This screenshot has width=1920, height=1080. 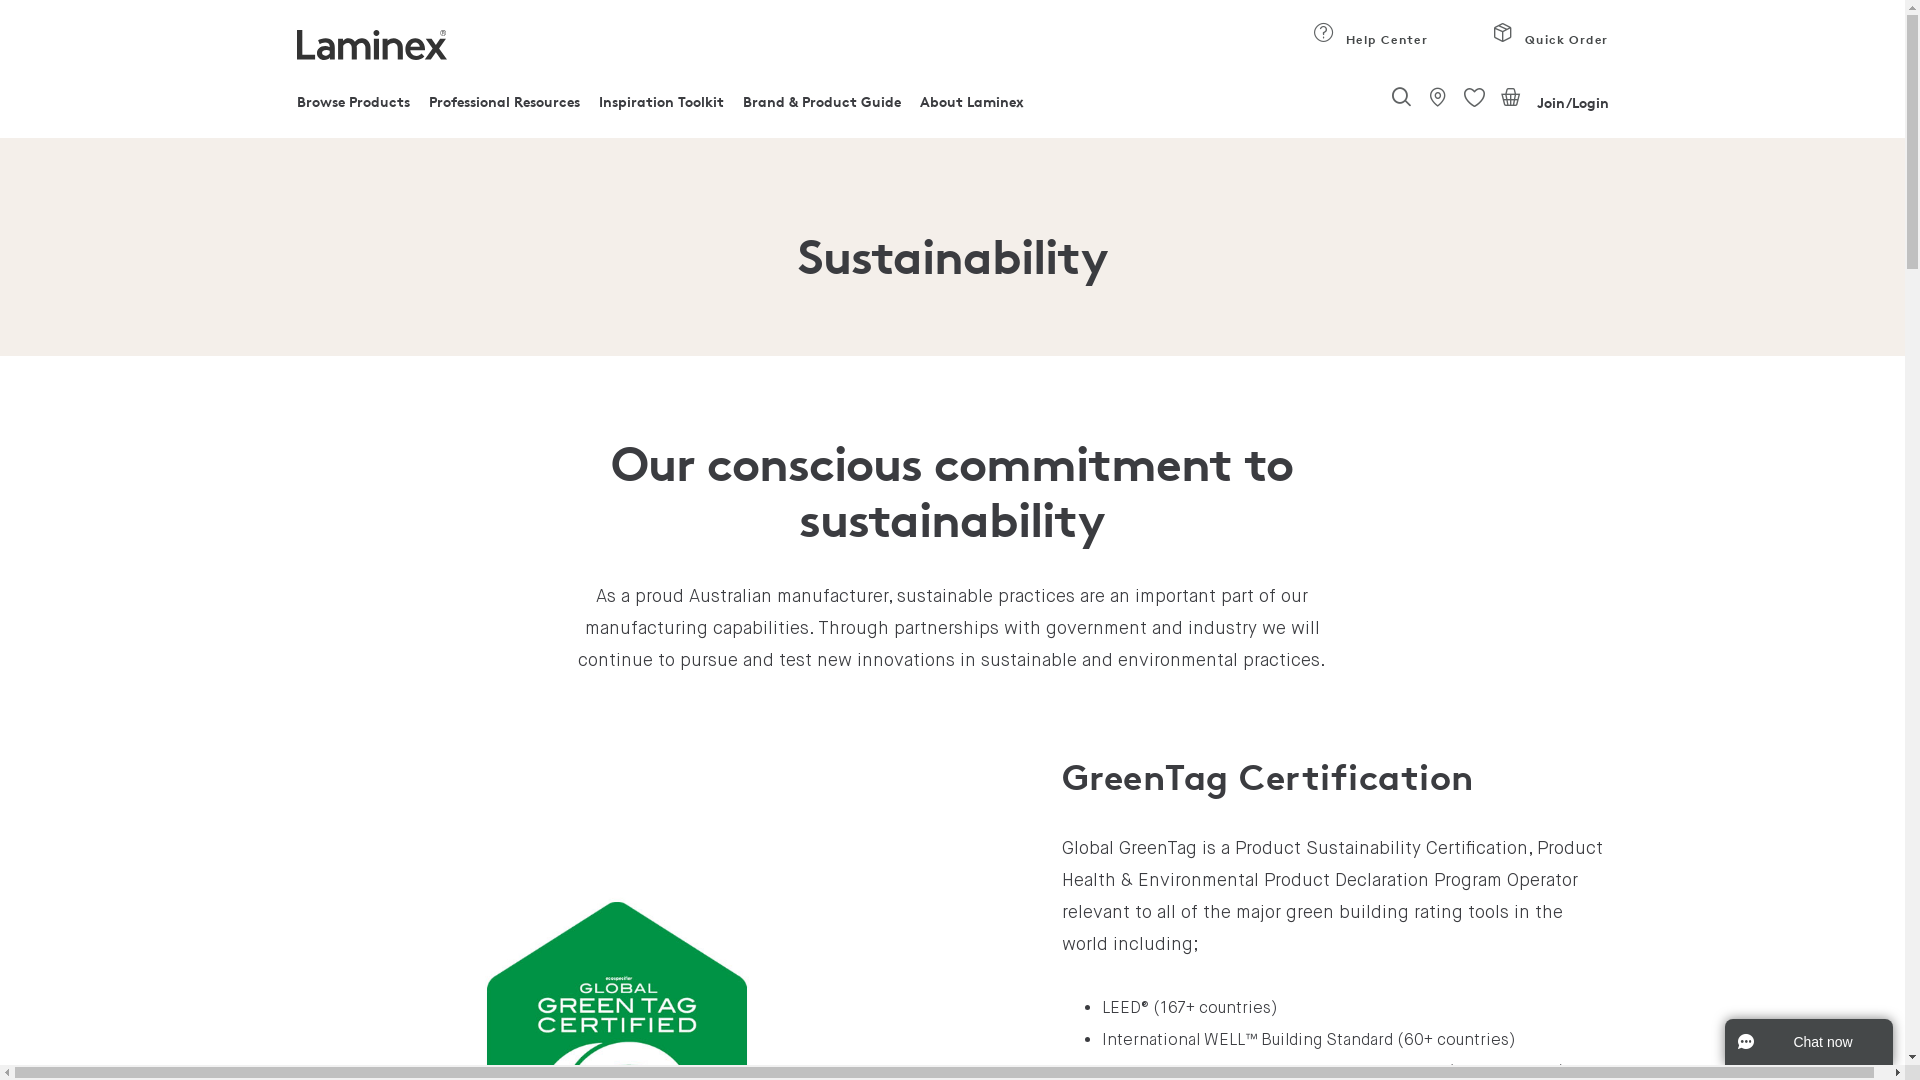 I want to click on 'Browse Products', so click(x=352, y=107).